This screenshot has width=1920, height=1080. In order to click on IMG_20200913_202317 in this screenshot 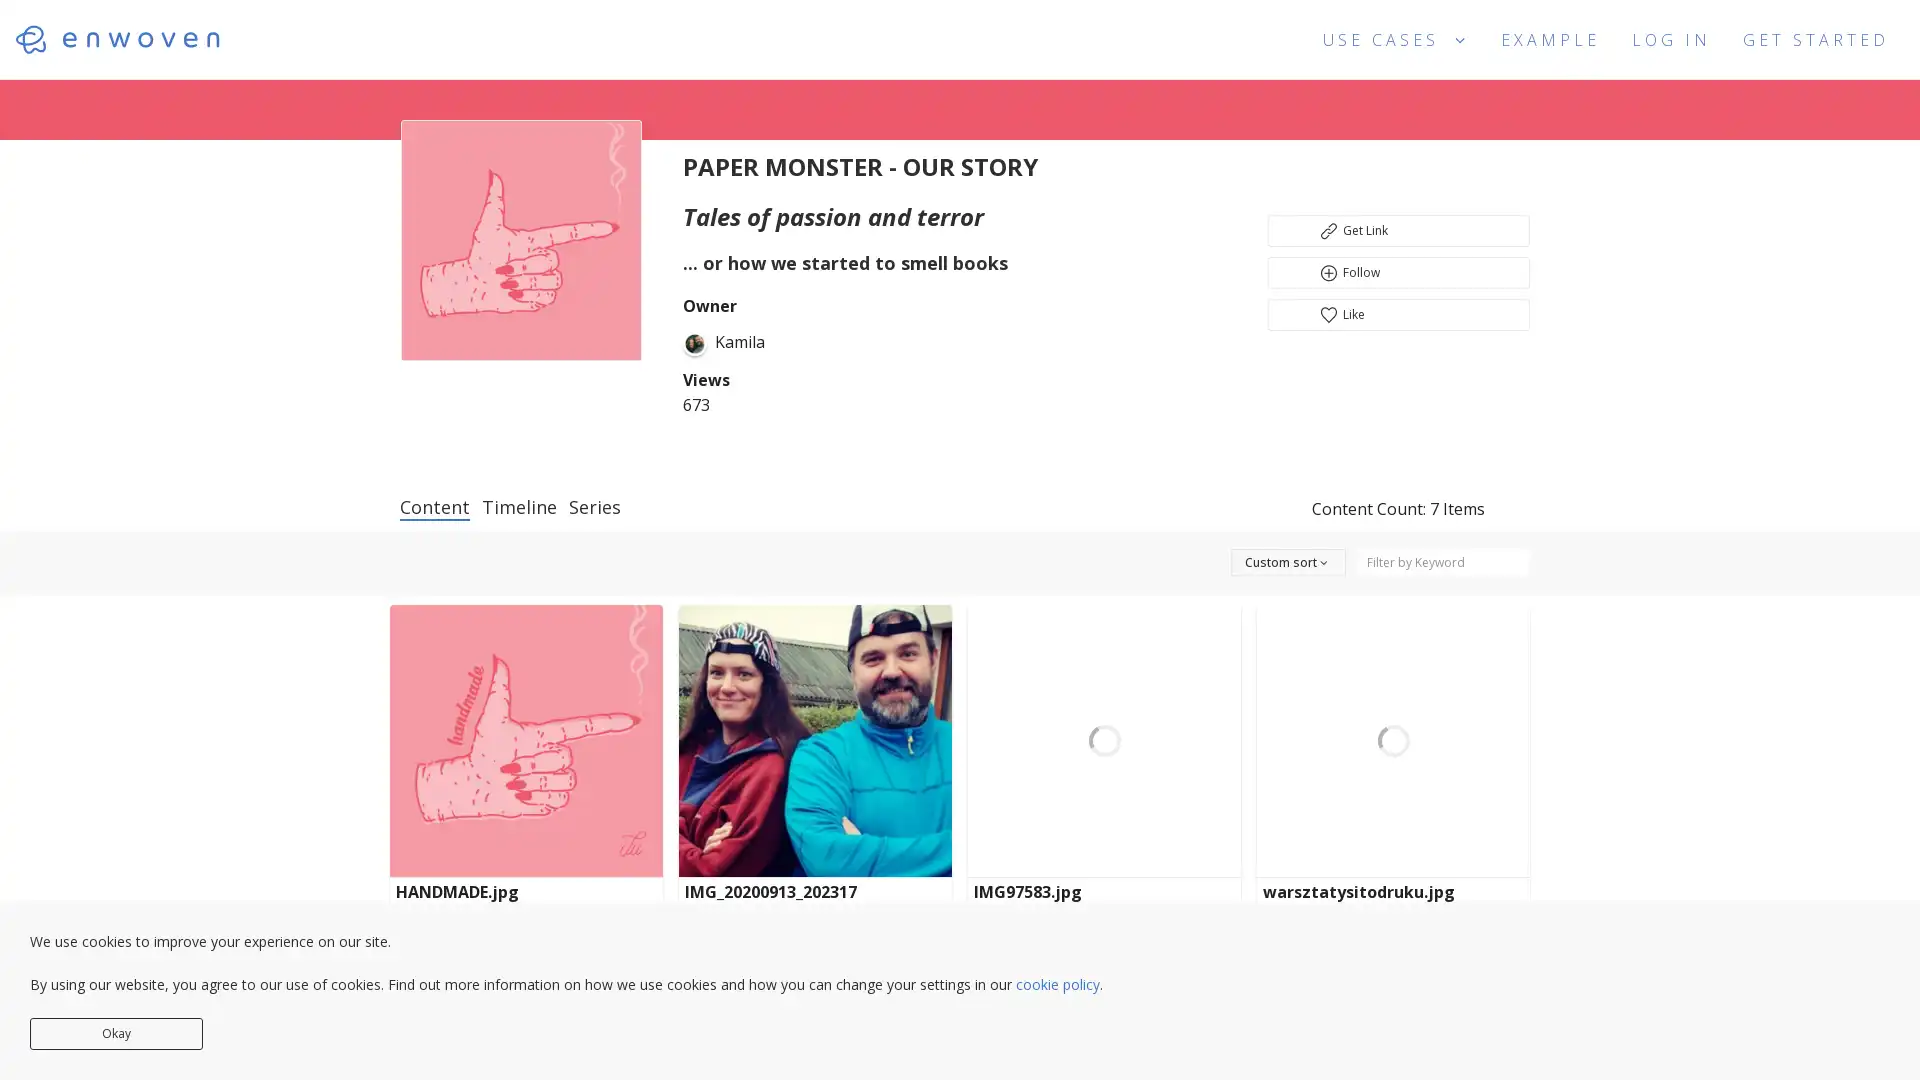, I will do `click(815, 902)`.